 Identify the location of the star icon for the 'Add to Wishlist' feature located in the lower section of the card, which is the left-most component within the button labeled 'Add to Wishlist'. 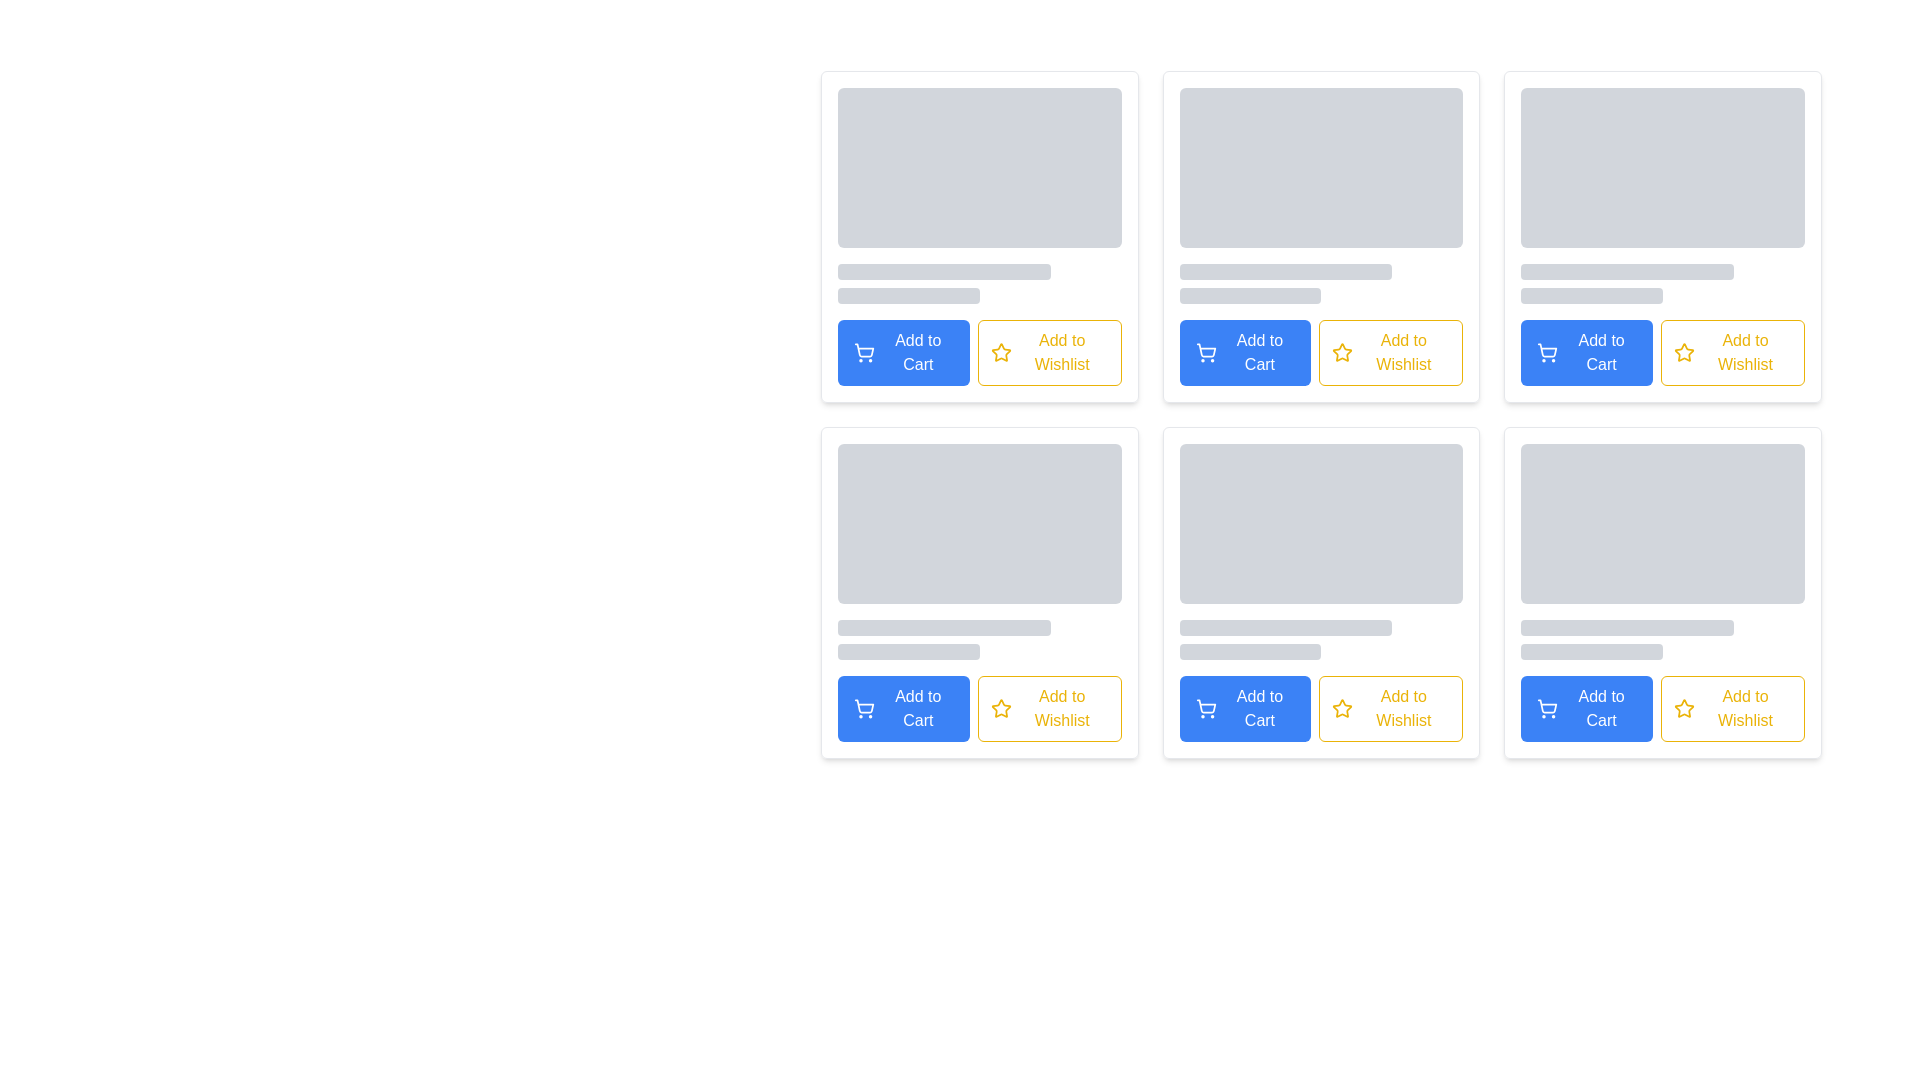
(1342, 352).